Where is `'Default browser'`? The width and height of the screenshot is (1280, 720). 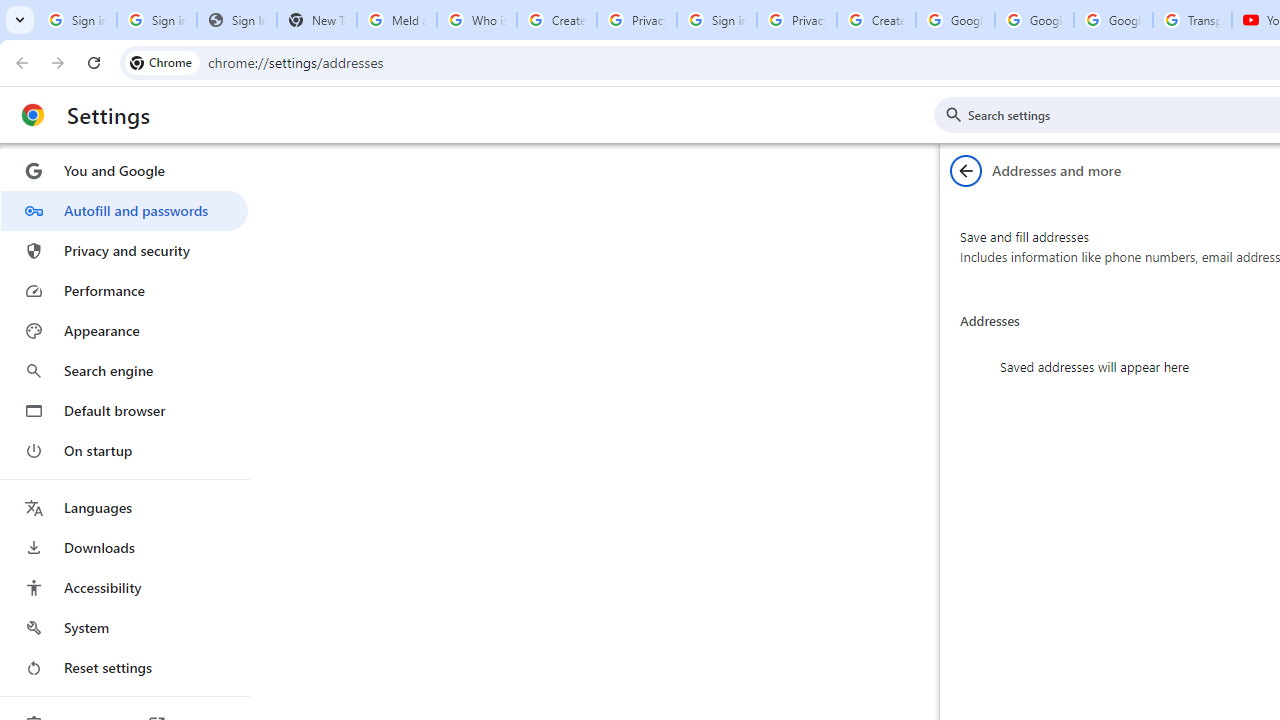
'Default browser' is located at coordinates (123, 410).